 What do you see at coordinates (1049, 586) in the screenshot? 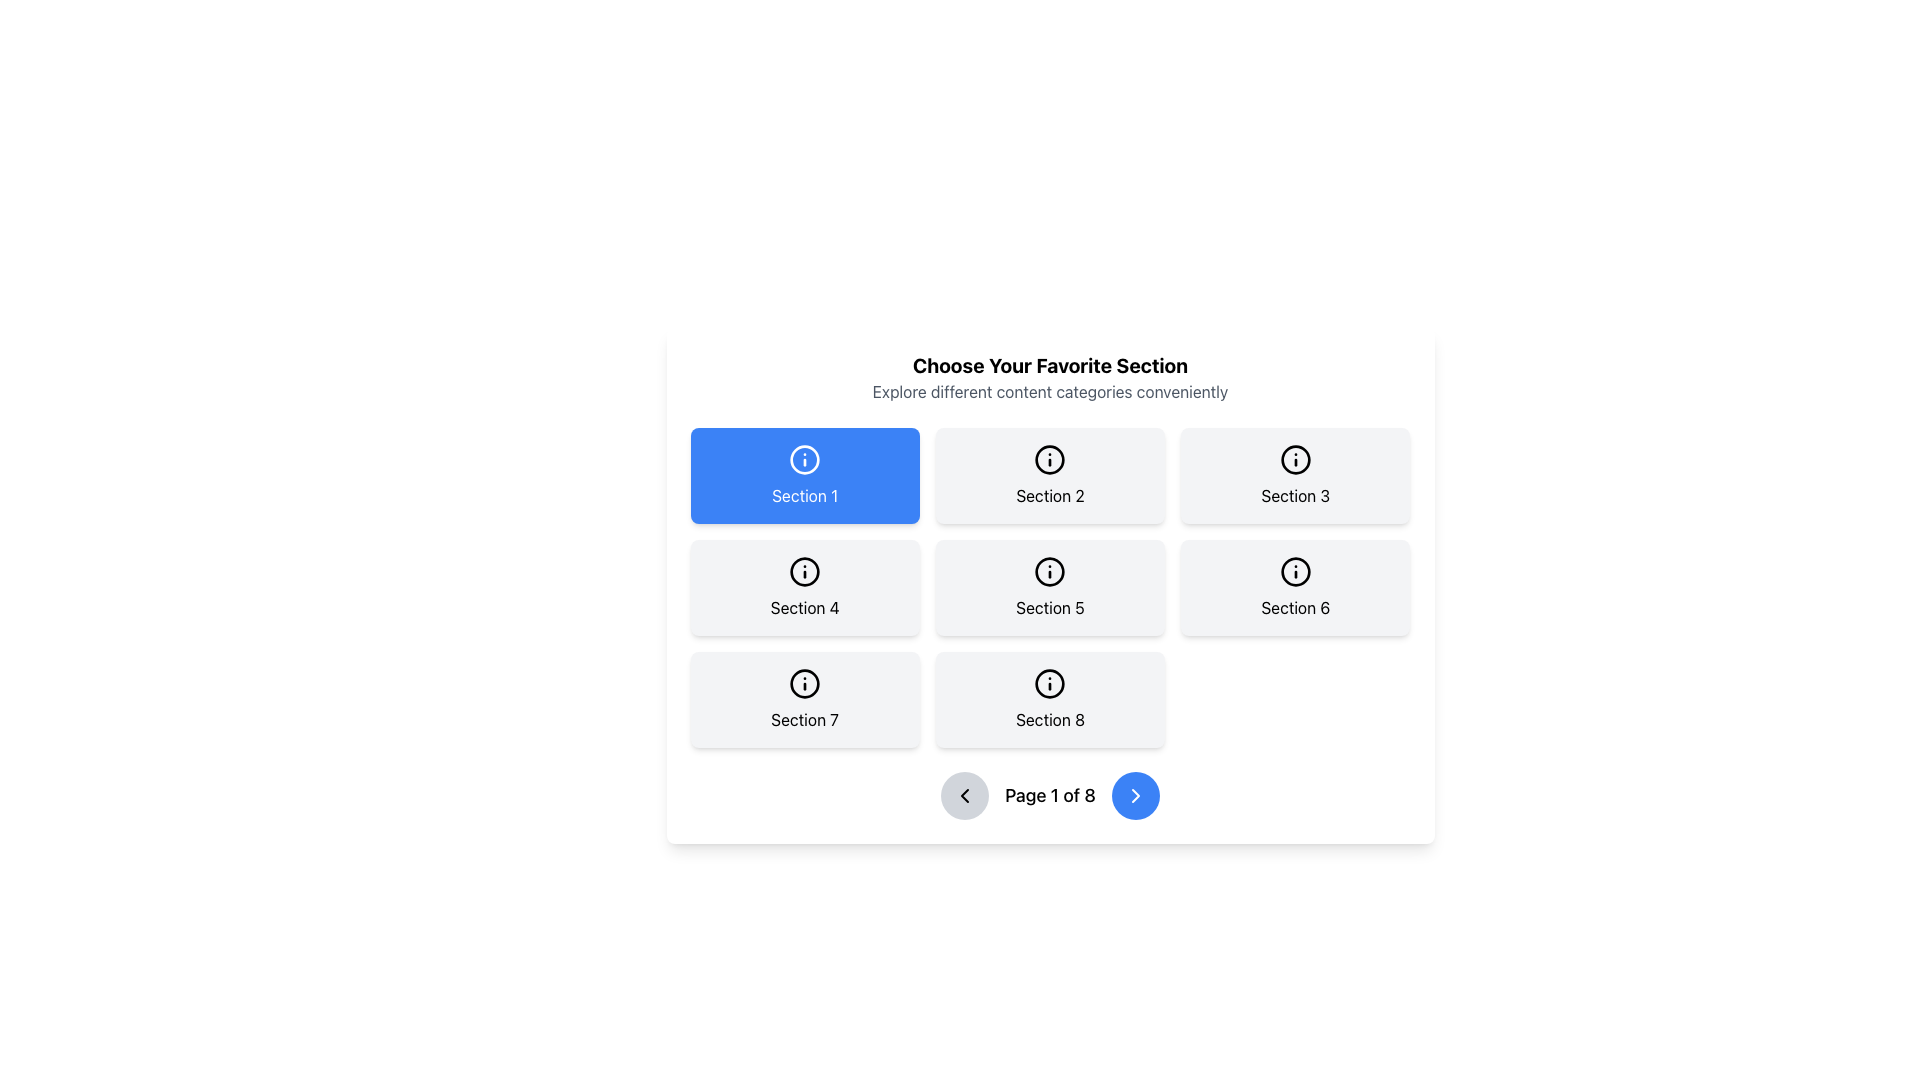
I see `the navigation button for 'Section 5', located in the center column and second row of a 3x3 grid layout` at bounding box center [1049, 586].